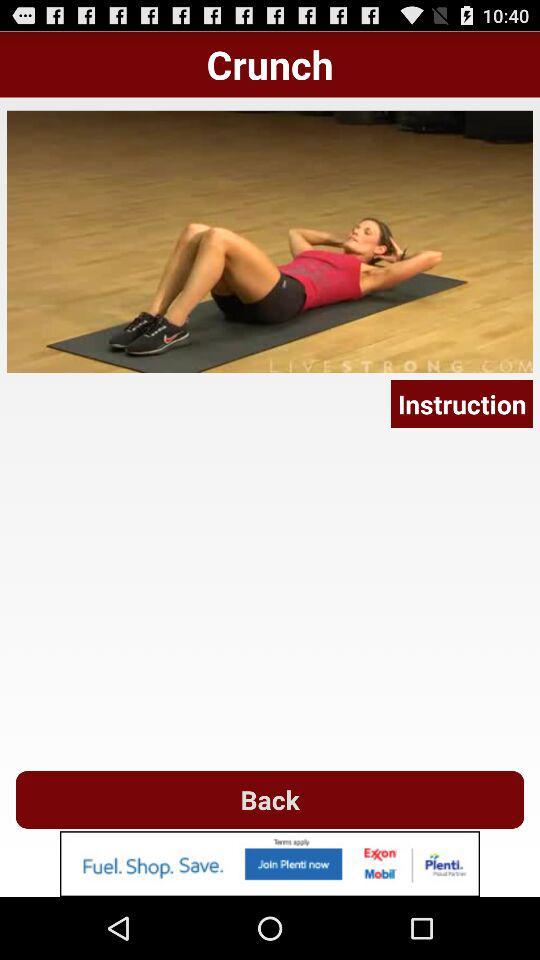 This screenshot has width=540, height=960. What do you see at coordinates (270, 863) in the screenshot?
I see `open advertisement` at bounding box center [270, 863].